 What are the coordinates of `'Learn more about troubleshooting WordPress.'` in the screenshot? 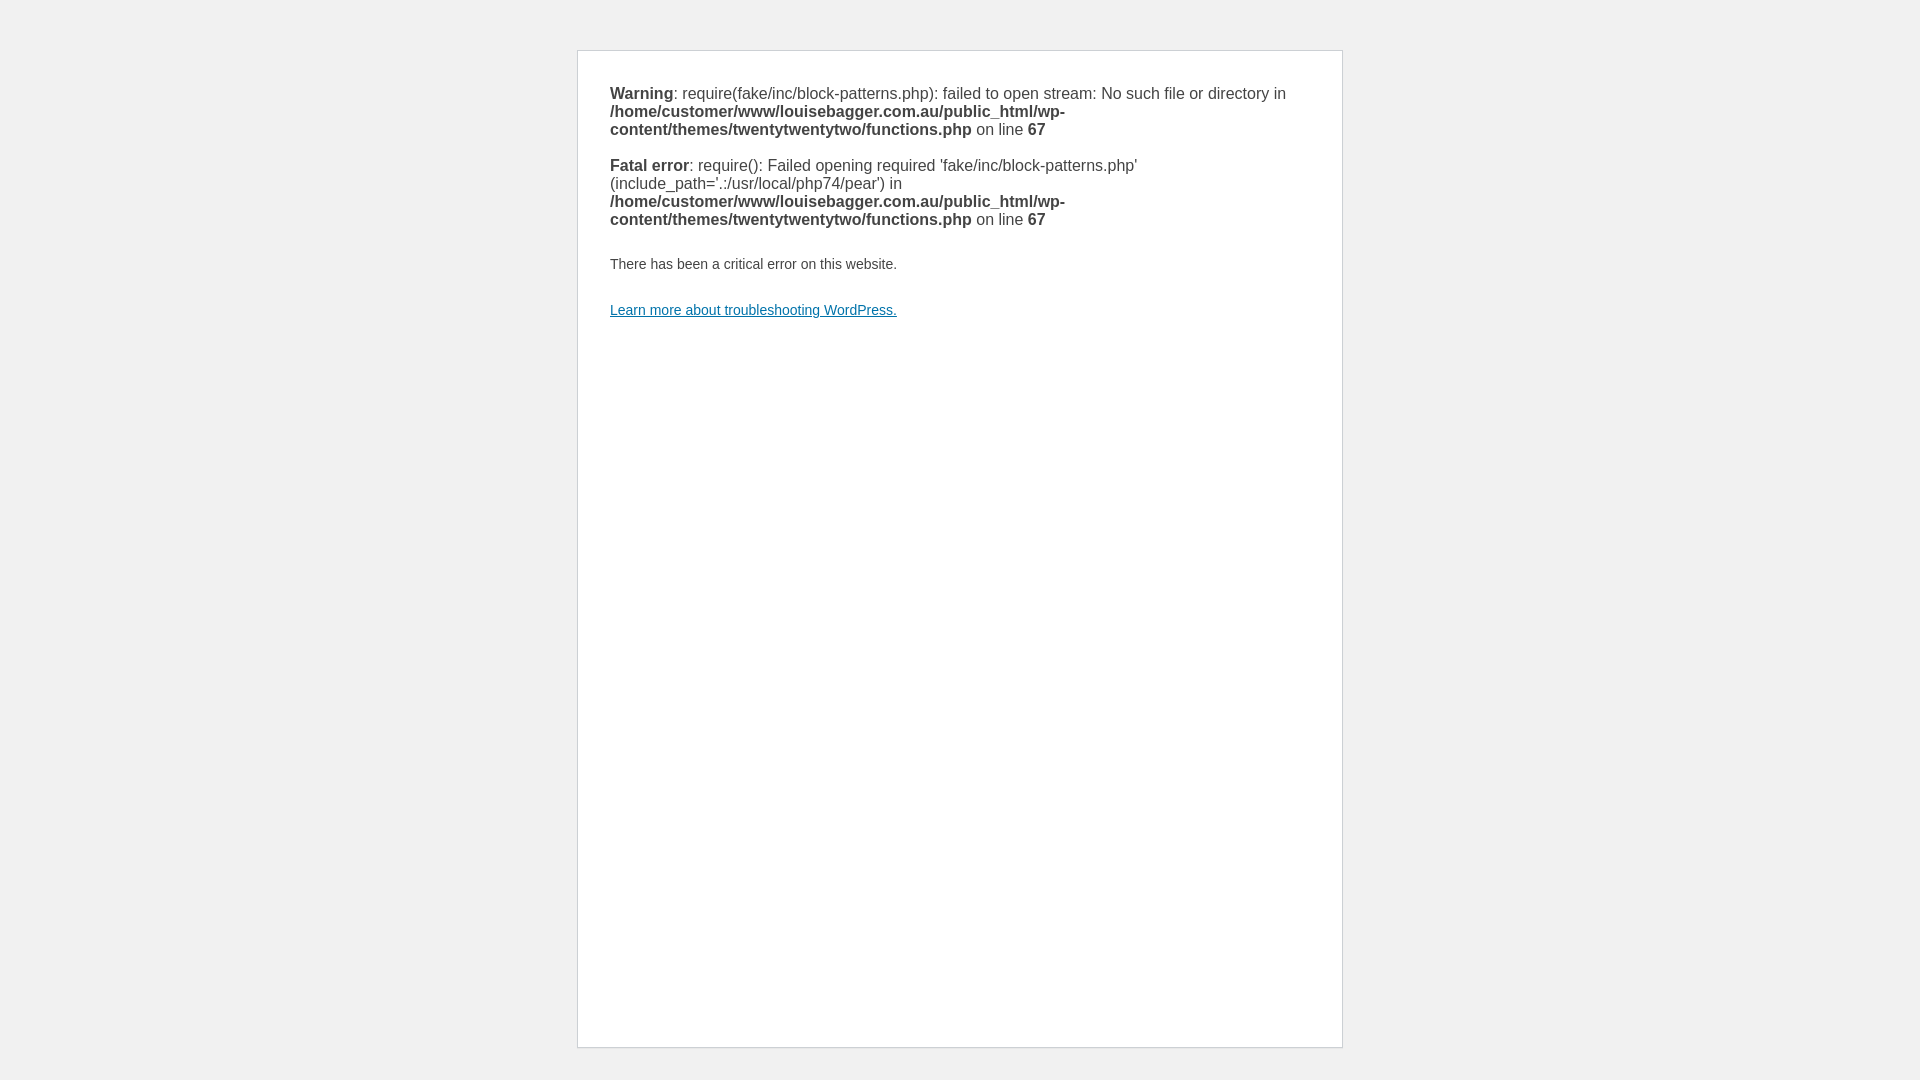 It's located at (752, 309).